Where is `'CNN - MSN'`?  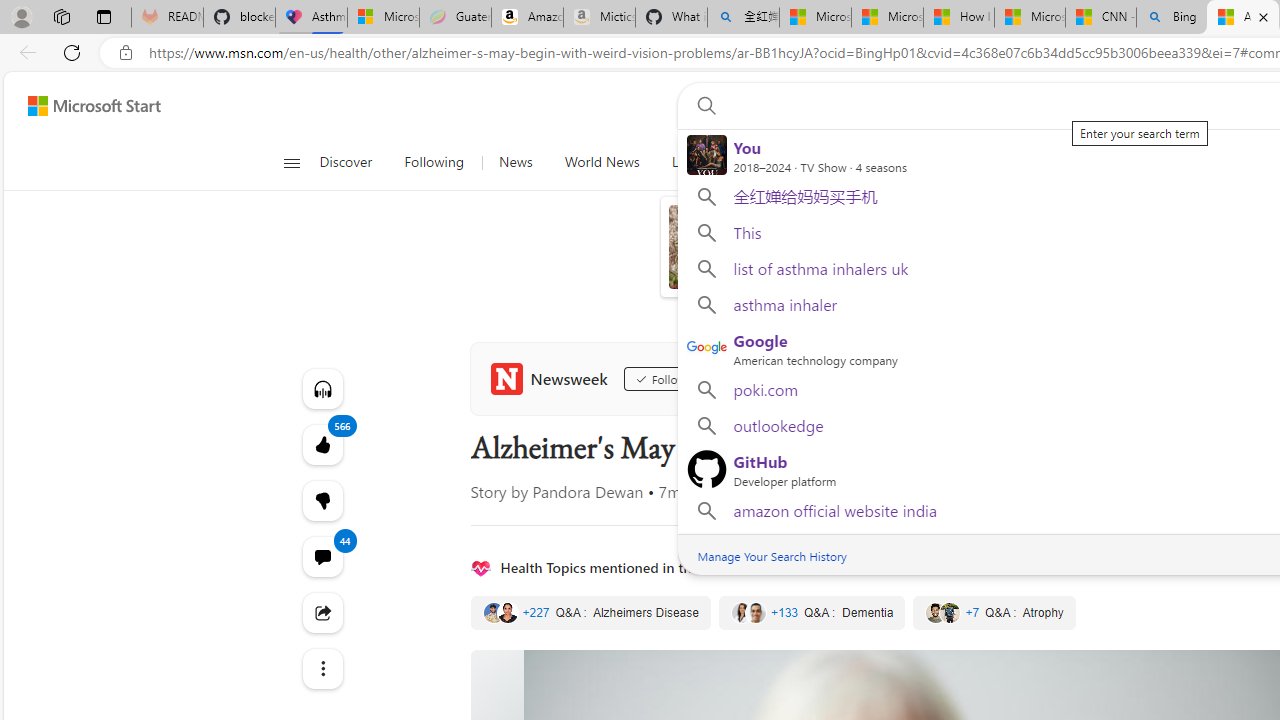
'CNN - MSN' is located at coordinates (1100, 17).